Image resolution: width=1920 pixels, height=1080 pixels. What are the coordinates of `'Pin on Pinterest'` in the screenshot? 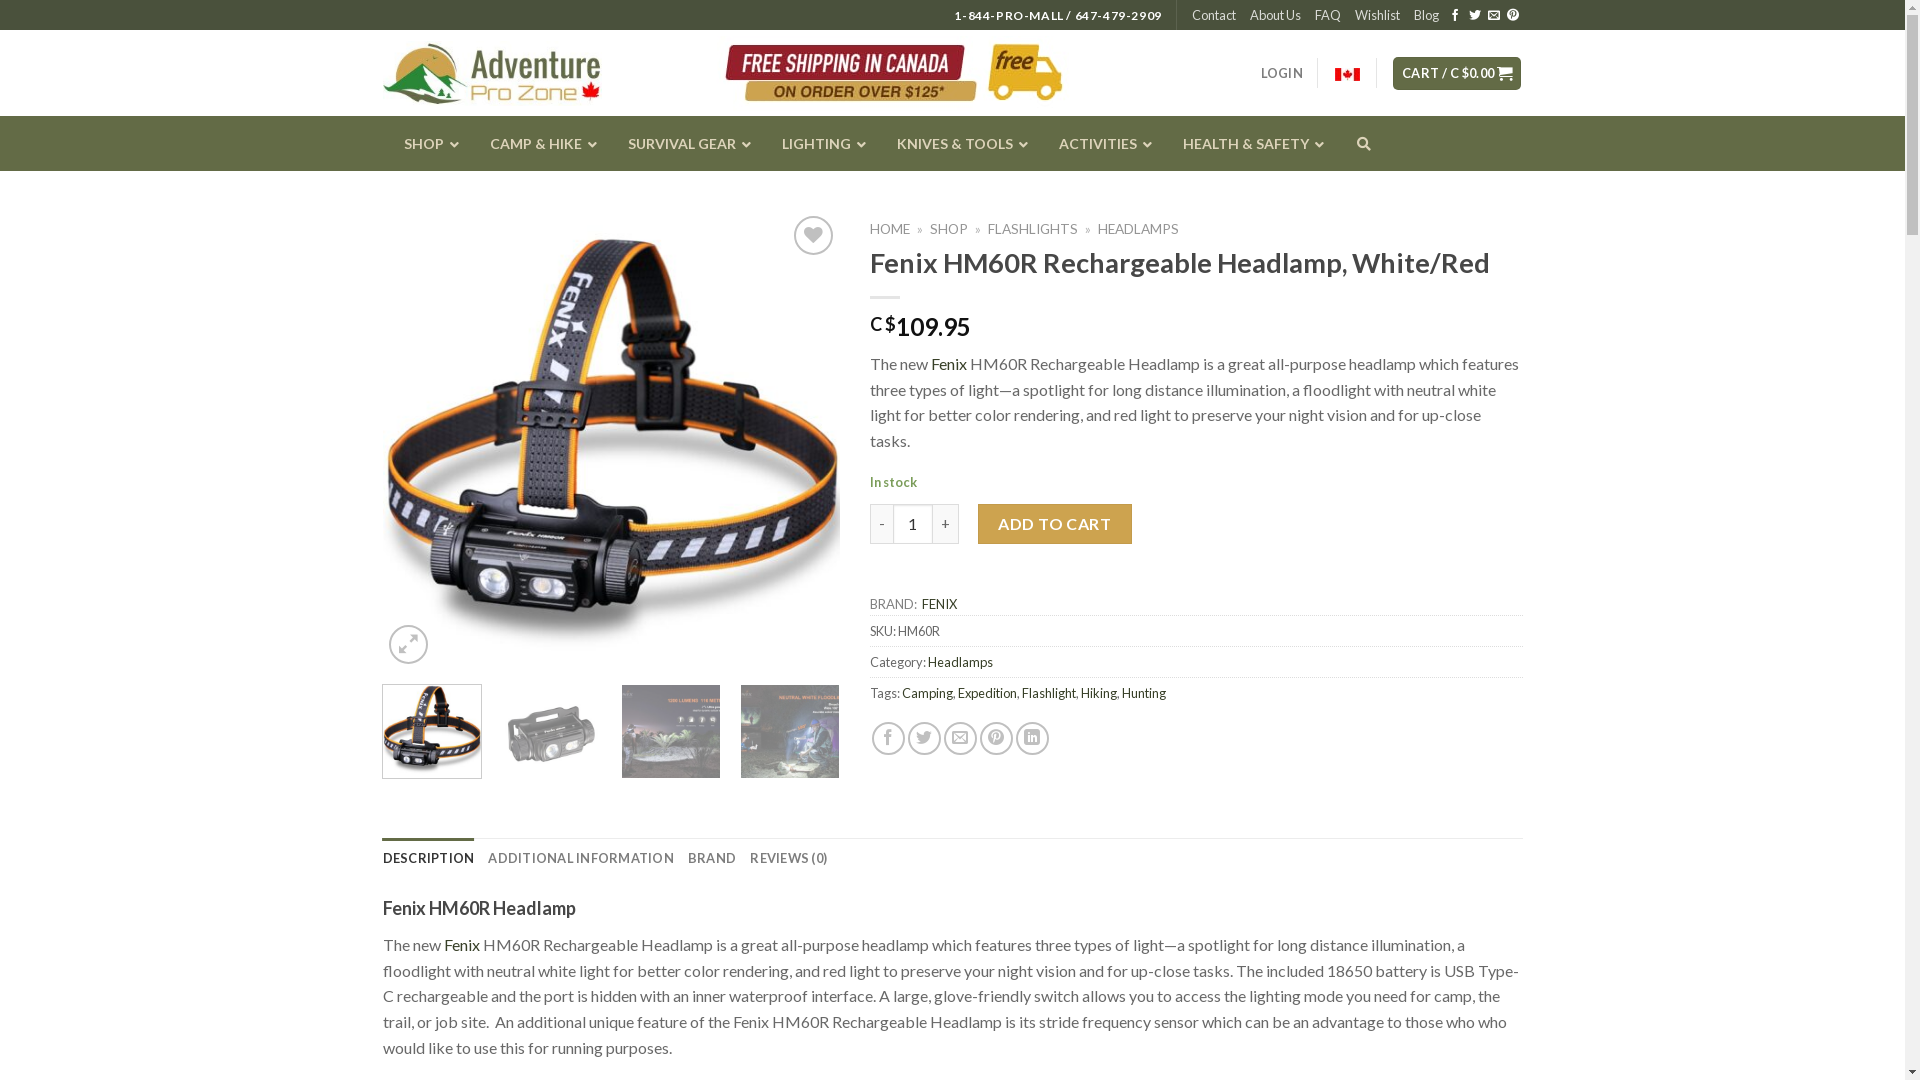 It's located at (996, 738).